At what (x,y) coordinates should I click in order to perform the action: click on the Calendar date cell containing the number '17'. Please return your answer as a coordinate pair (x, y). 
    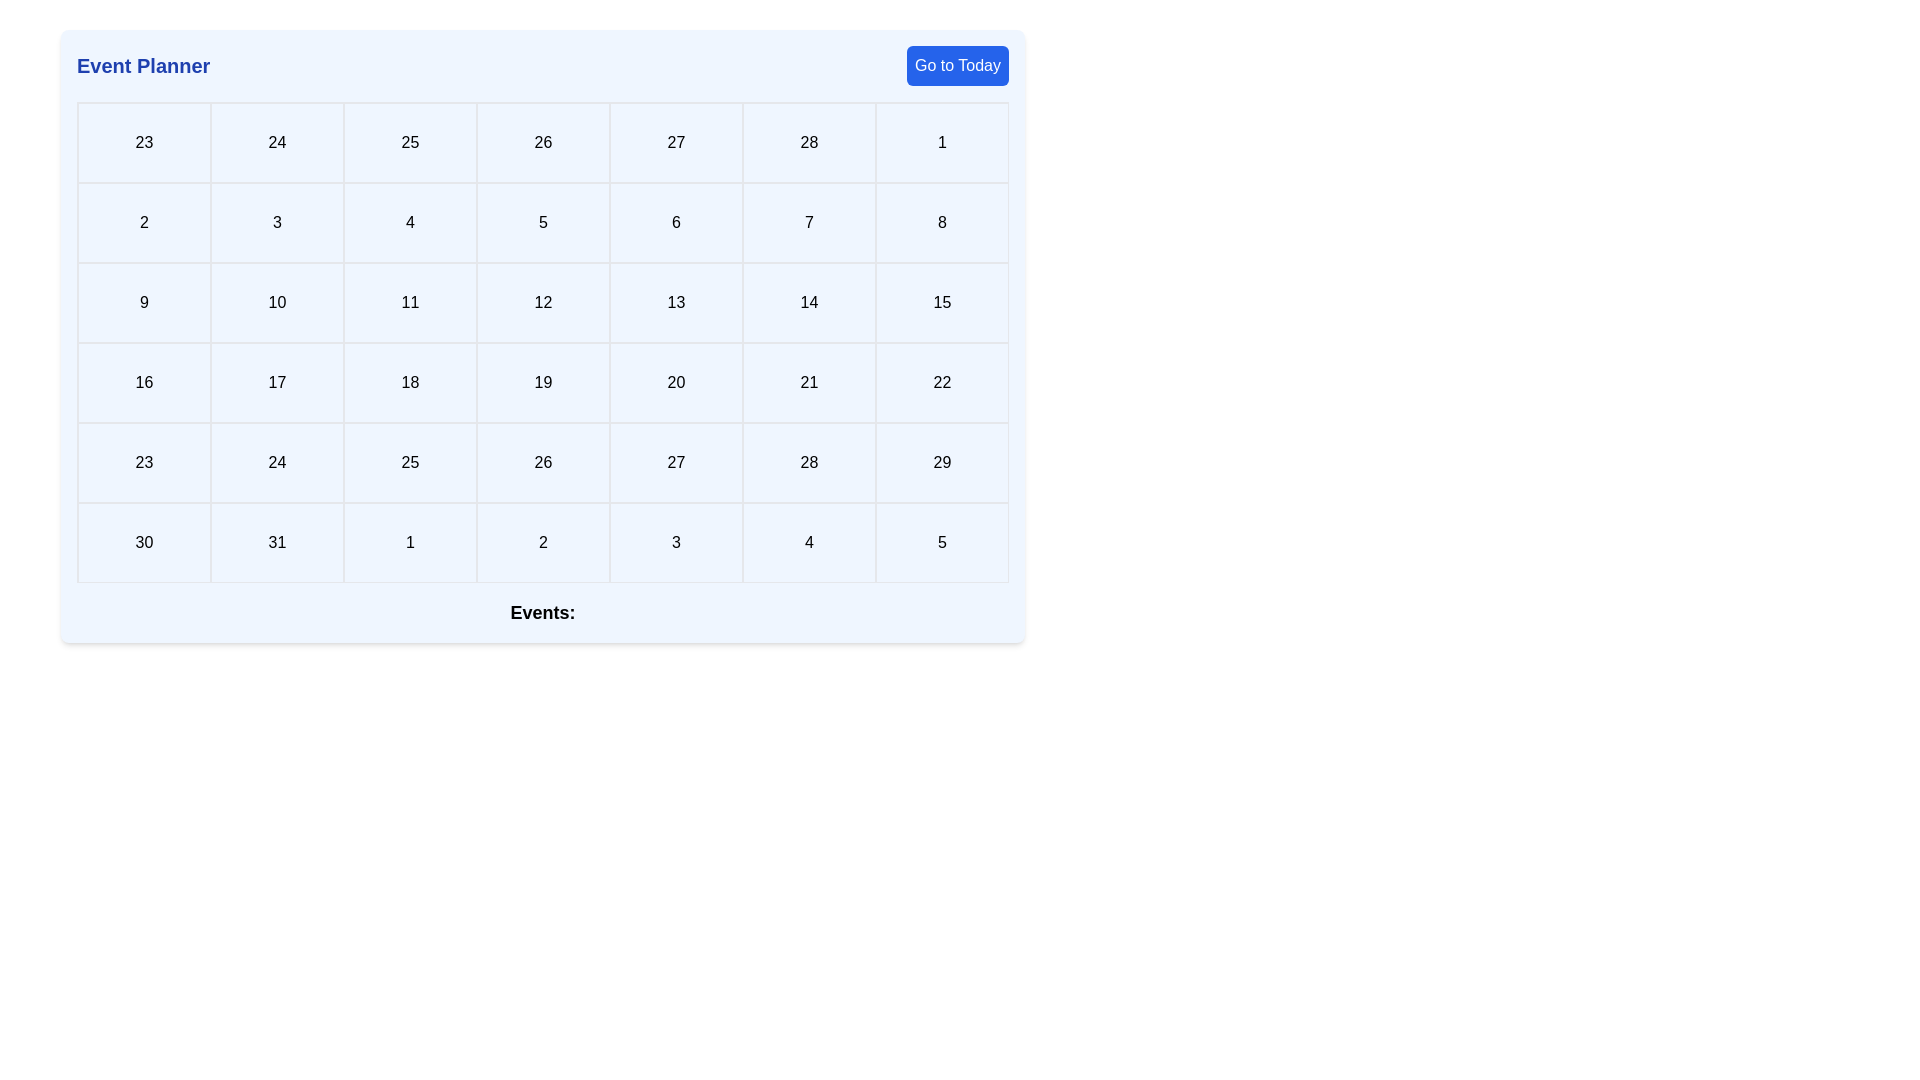
    Looking at the image, I should click on (276, 382).